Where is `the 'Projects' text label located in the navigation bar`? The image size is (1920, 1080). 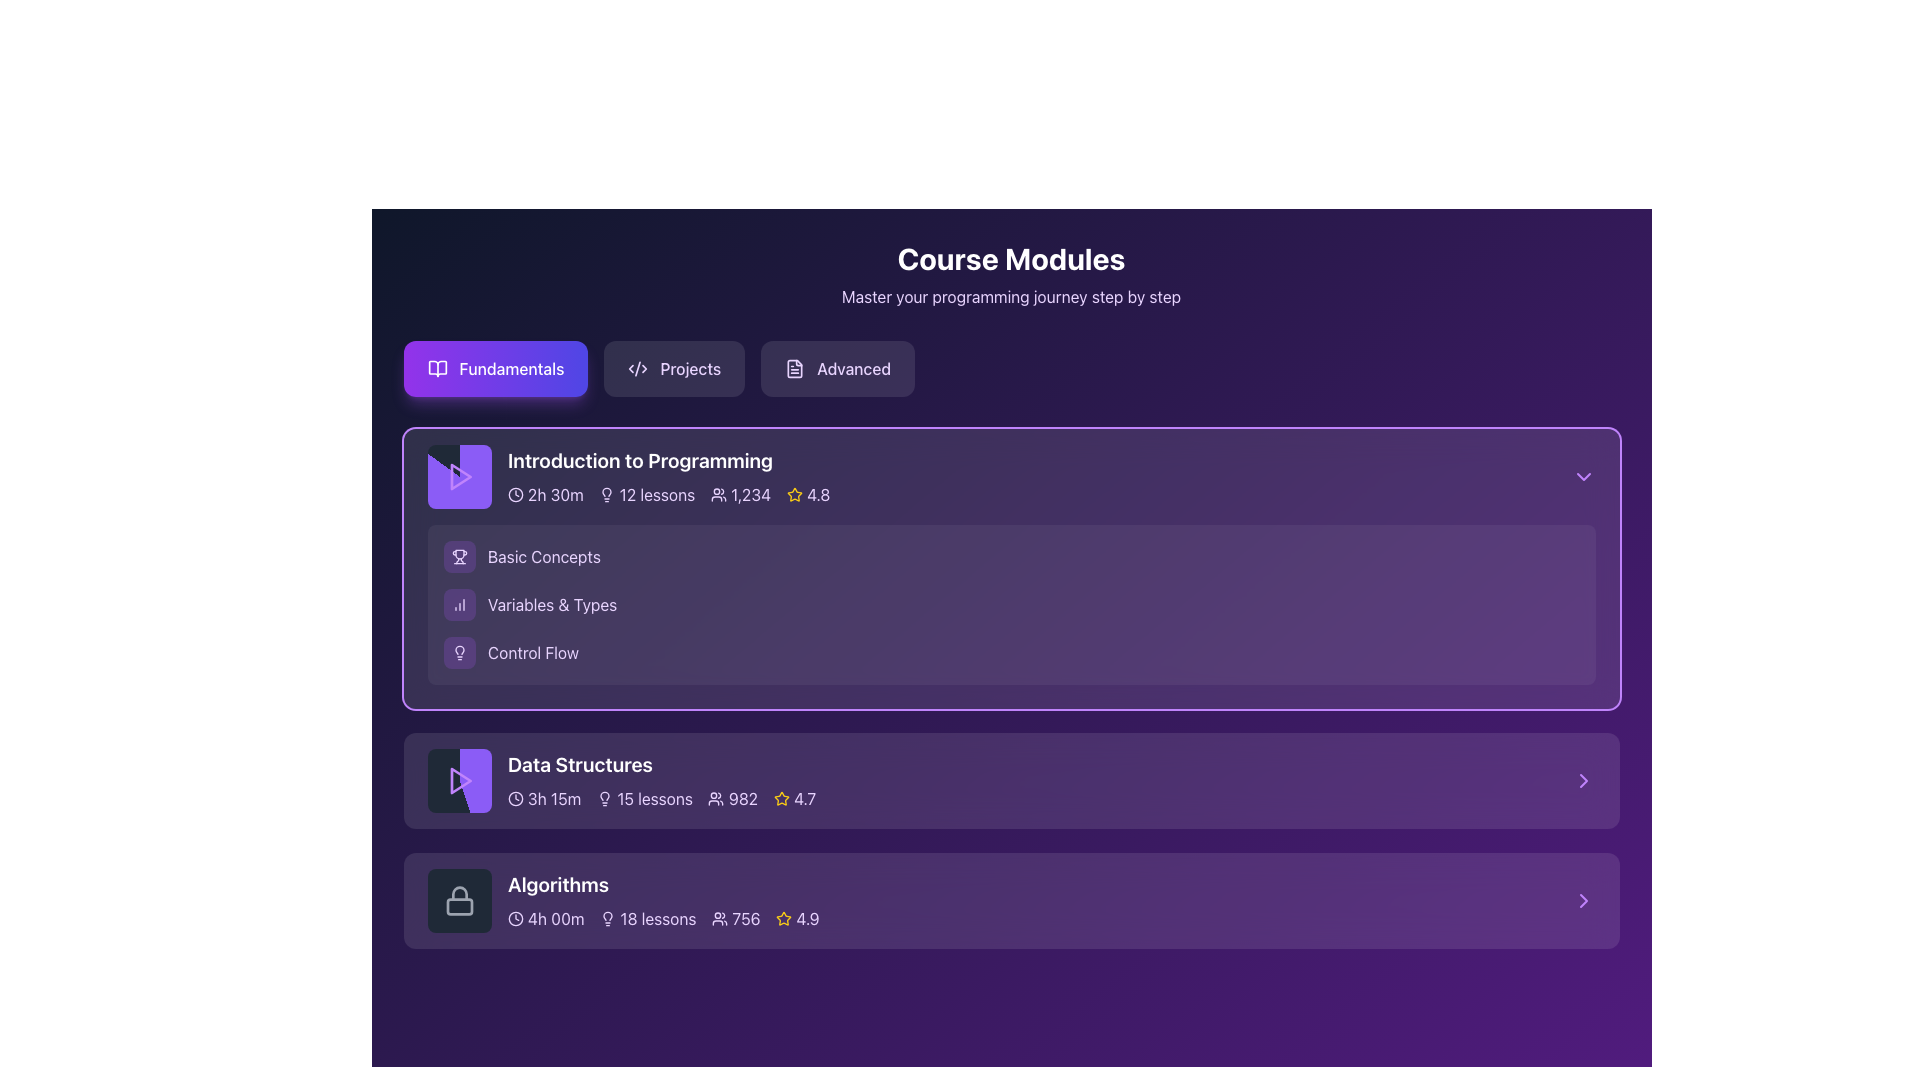
the 'Projects' text label located in the navigation bar is located at coordinates (690, 369).